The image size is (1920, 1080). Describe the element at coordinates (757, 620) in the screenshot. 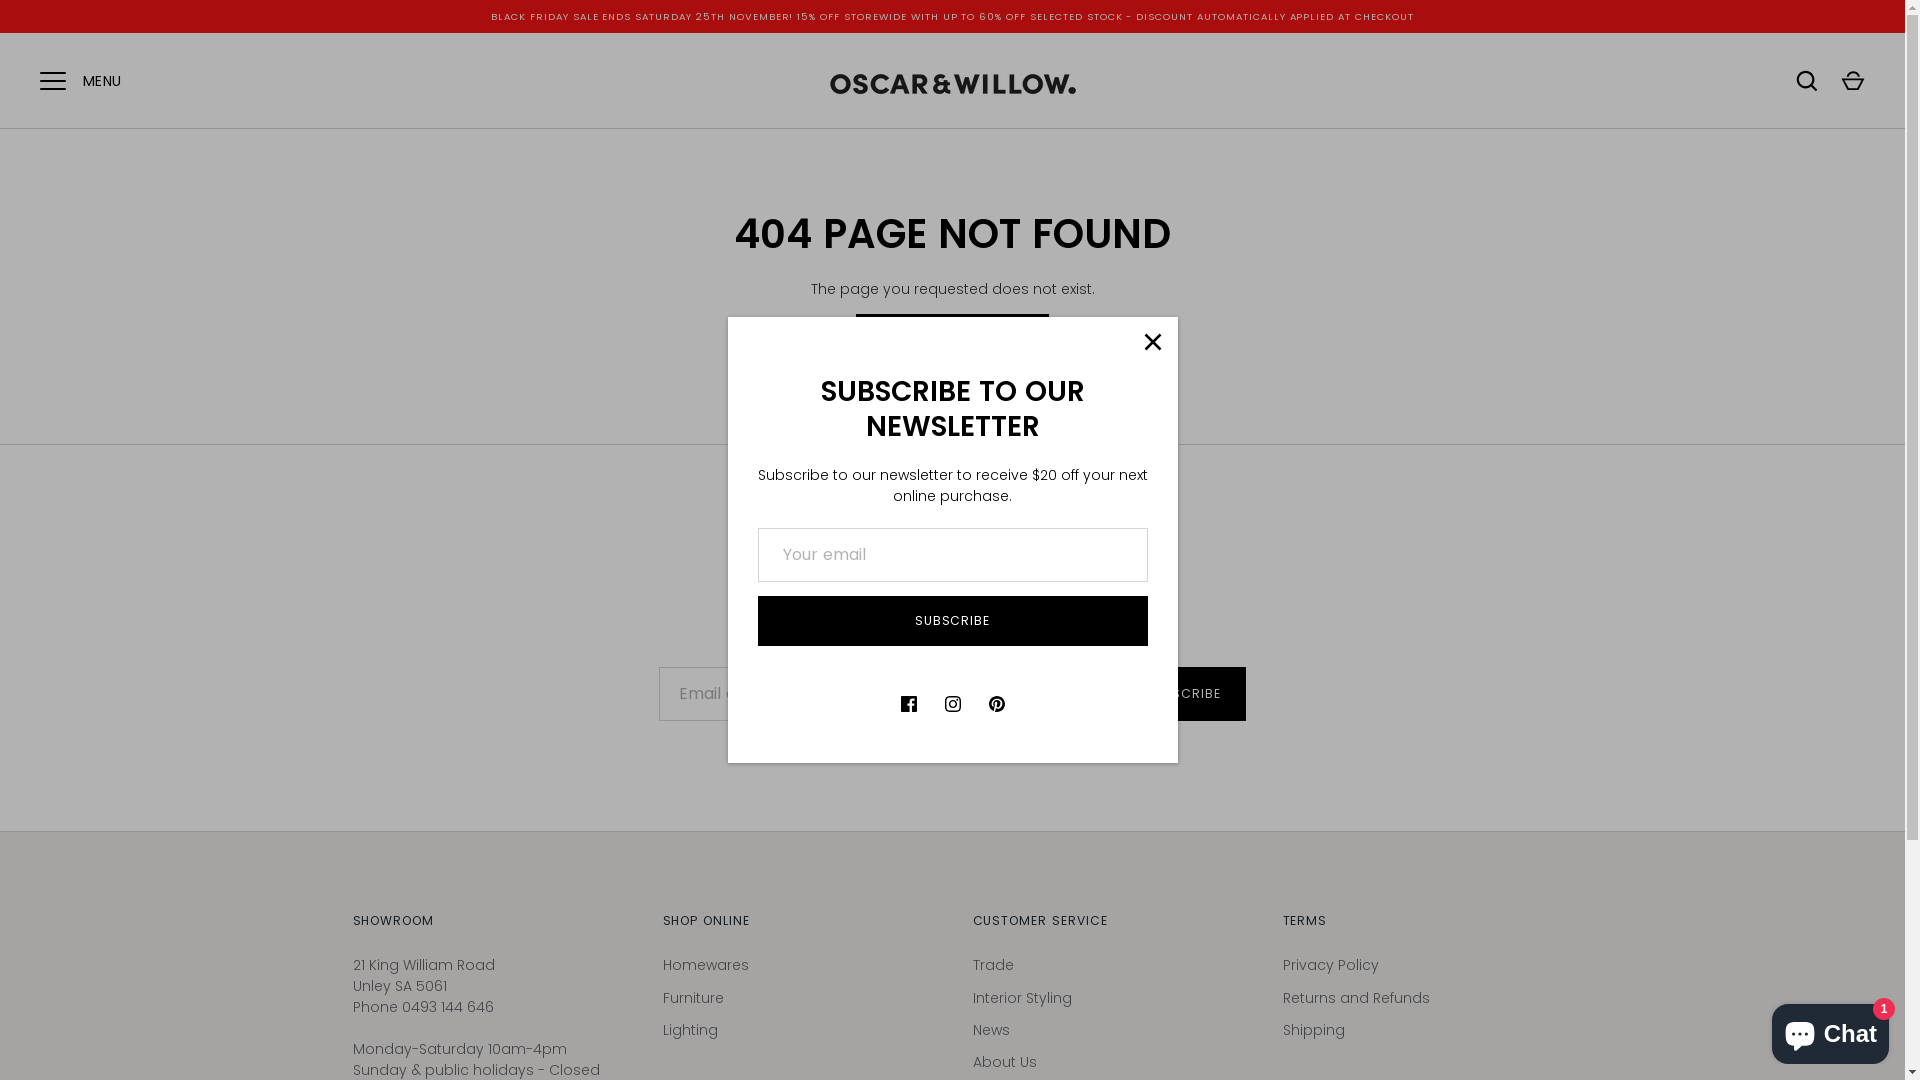

I see `'SUBSCRIBE'` at that location.